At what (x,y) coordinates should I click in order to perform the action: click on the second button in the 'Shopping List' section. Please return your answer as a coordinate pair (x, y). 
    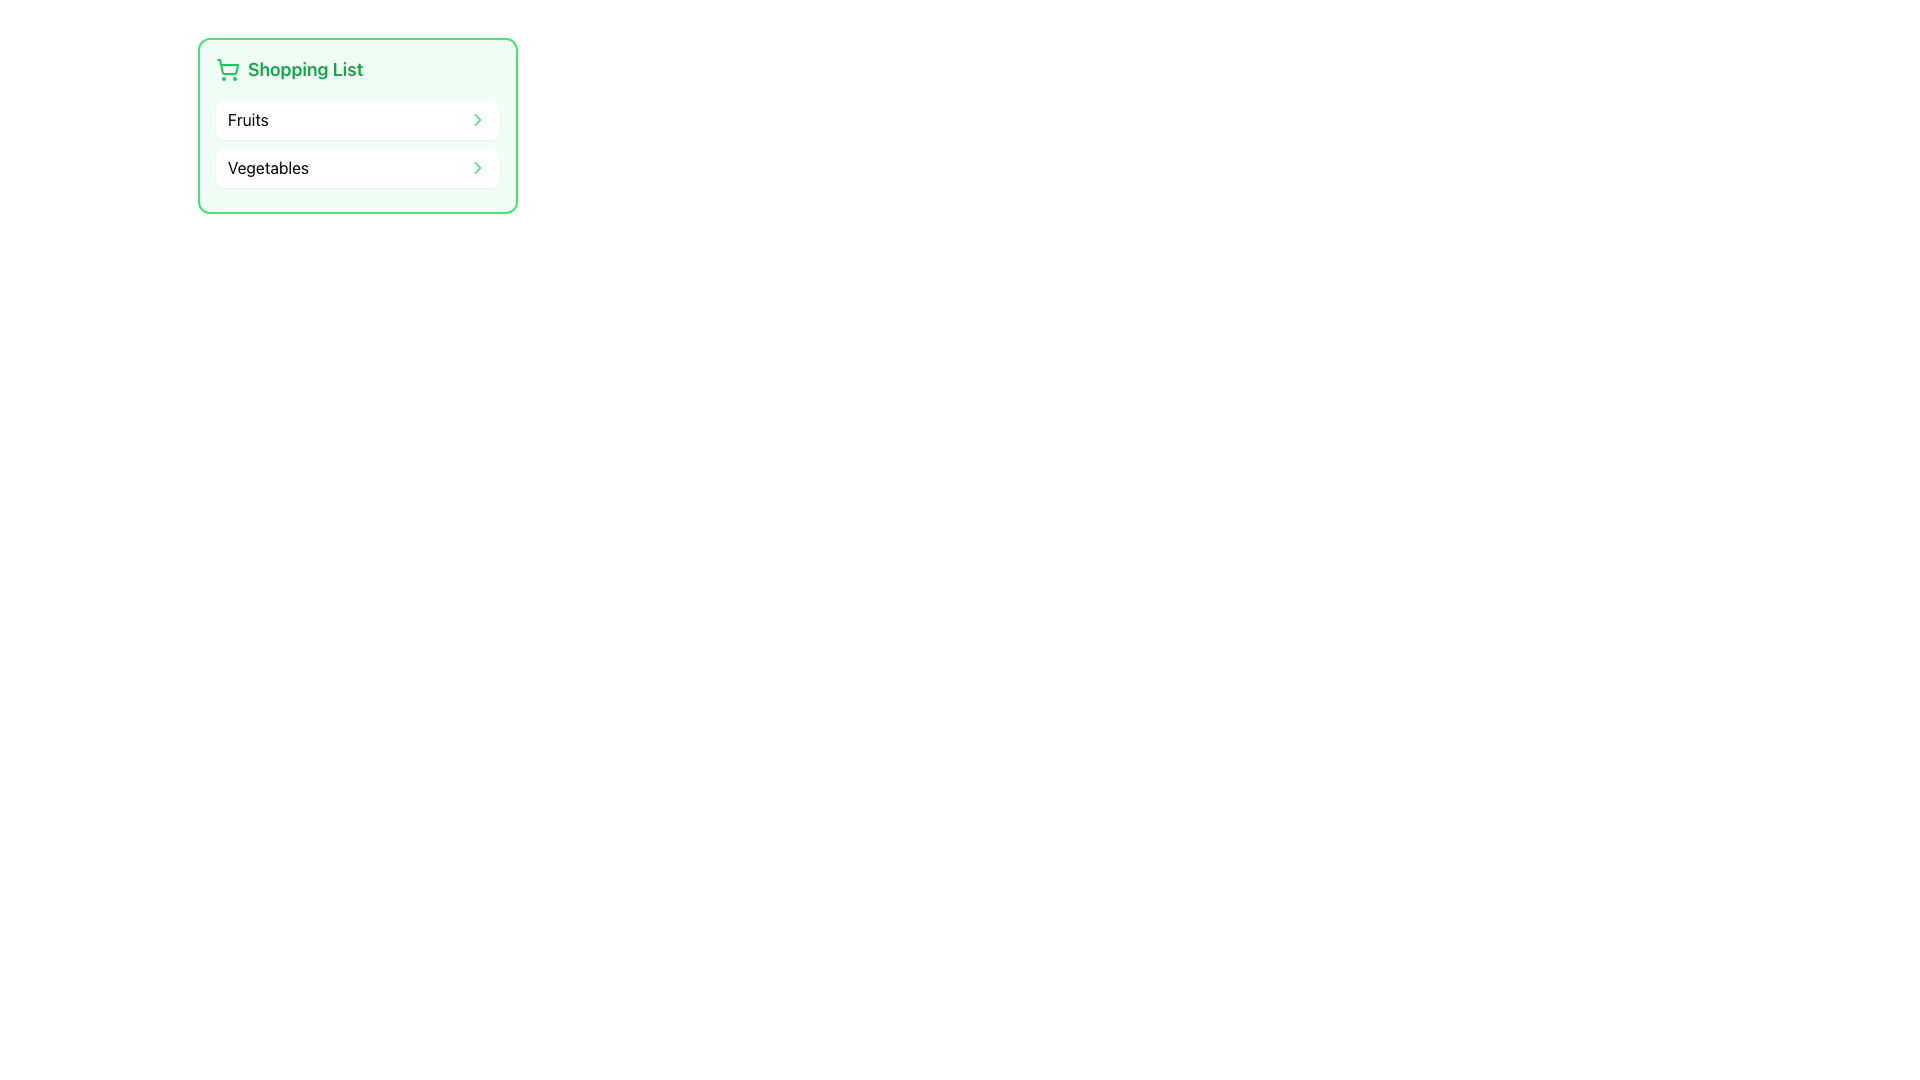
    Looking at the image, I should click on (358, 167).